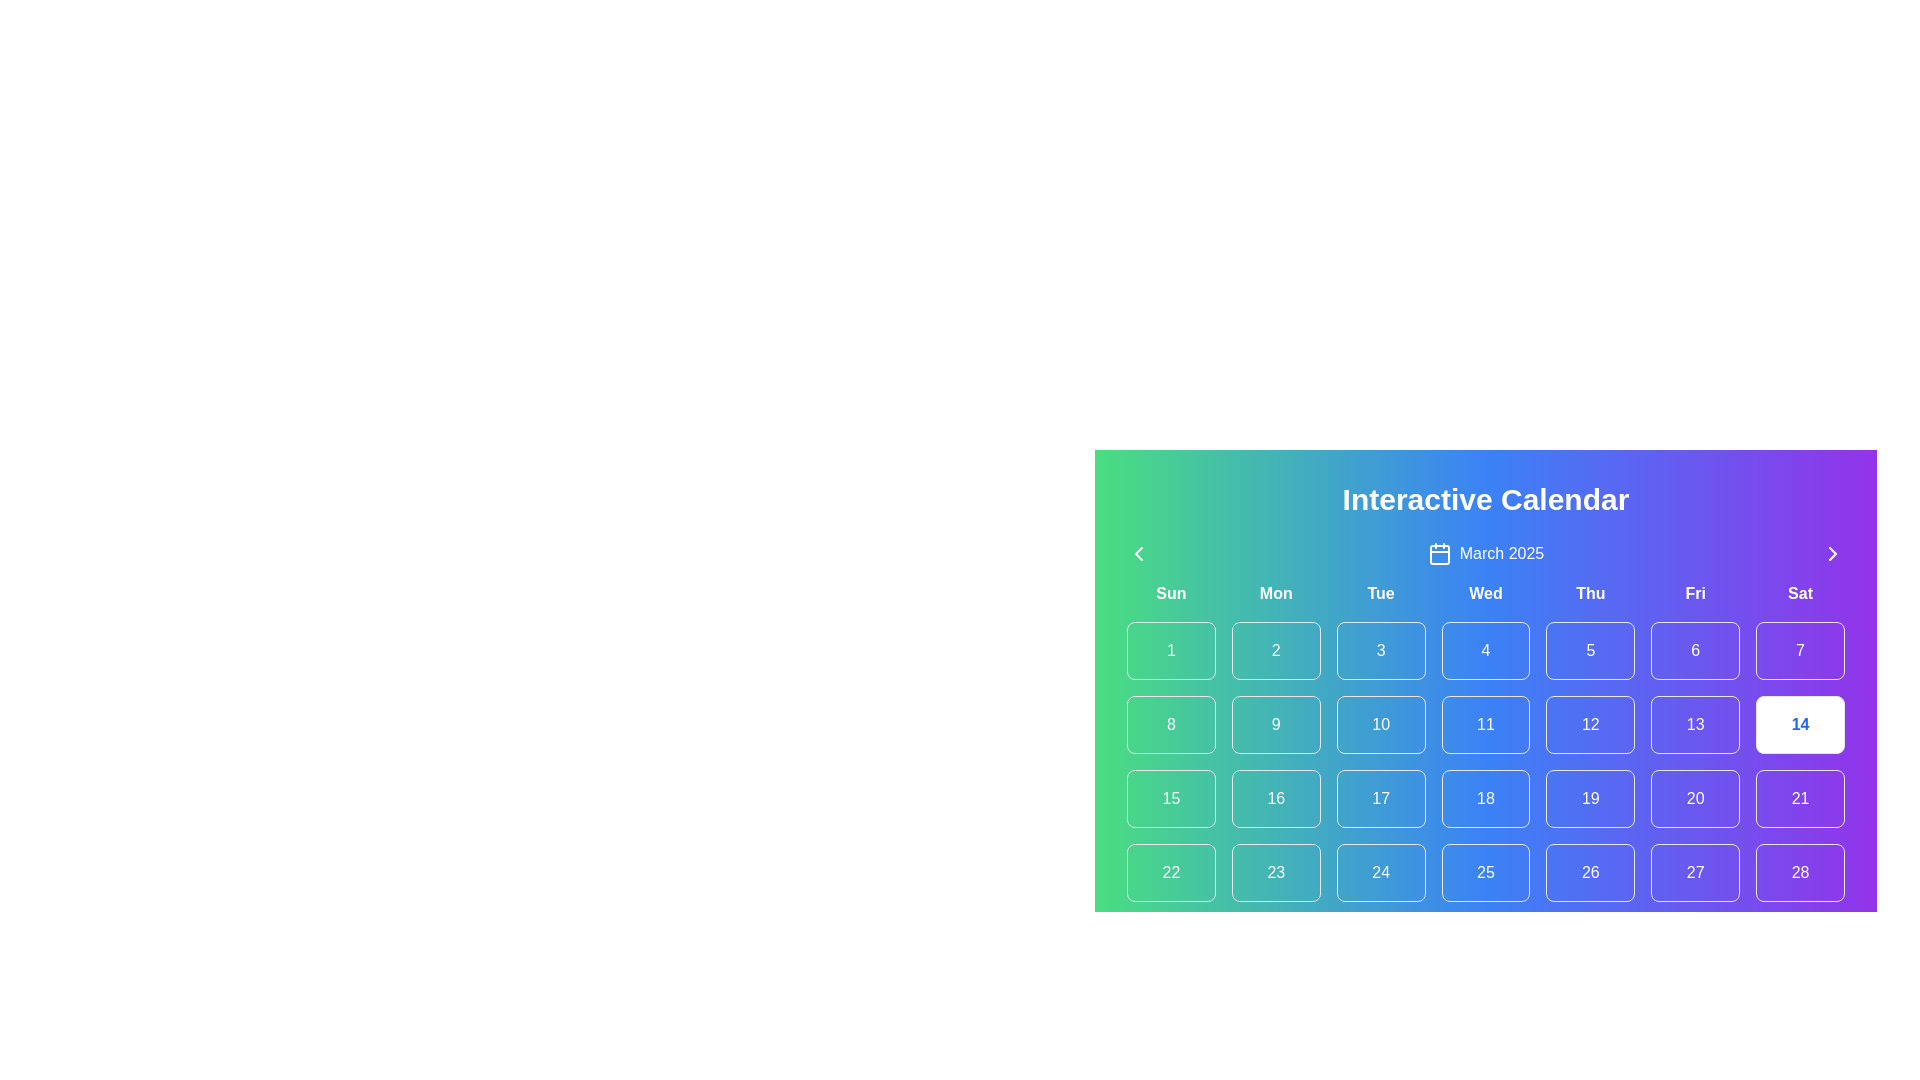  What do you see at coordinates (1833, 554) in the screenshot?
I see `the next month navigation button located at the top-right corner of the calendar interface, adjacent to the date display ('March 2025')` at bounding box center [1833, 554].